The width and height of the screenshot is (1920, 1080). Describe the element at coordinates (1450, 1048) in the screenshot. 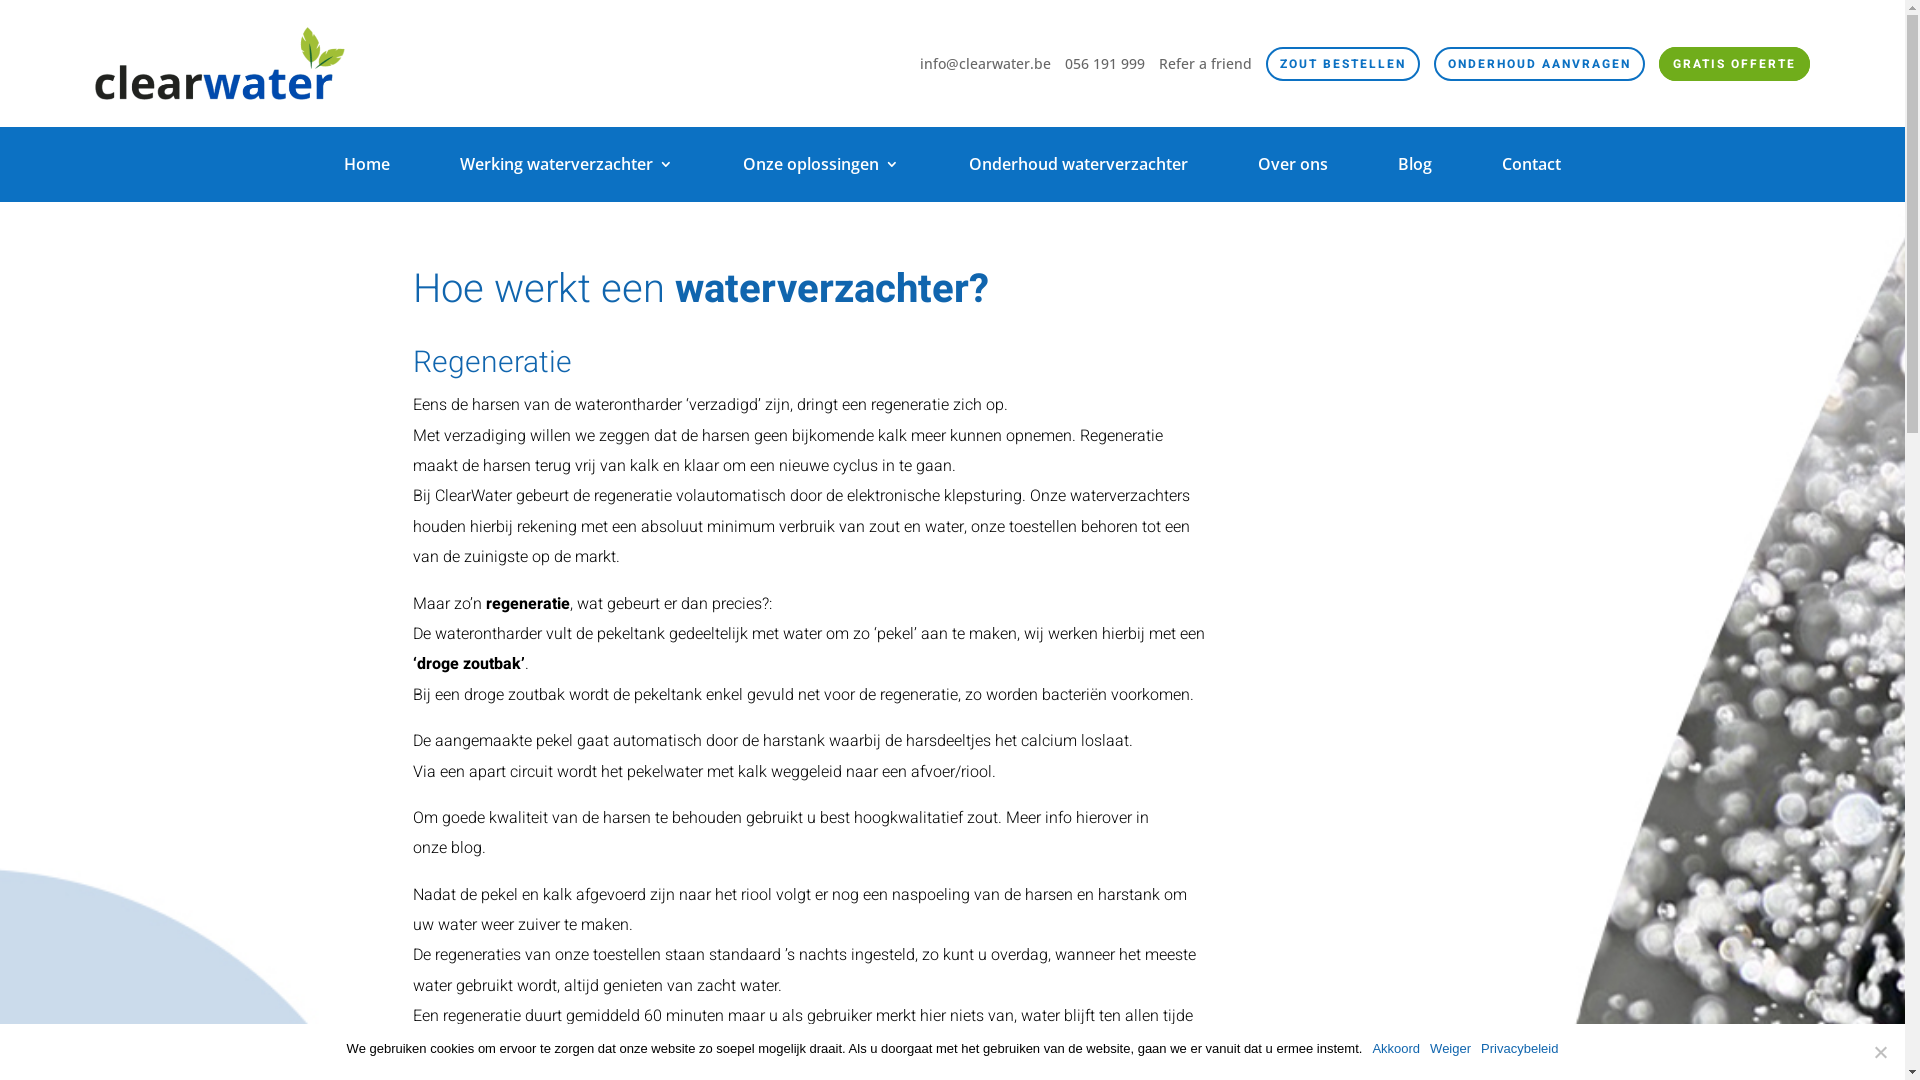

I see `'Weiger'` at that location.